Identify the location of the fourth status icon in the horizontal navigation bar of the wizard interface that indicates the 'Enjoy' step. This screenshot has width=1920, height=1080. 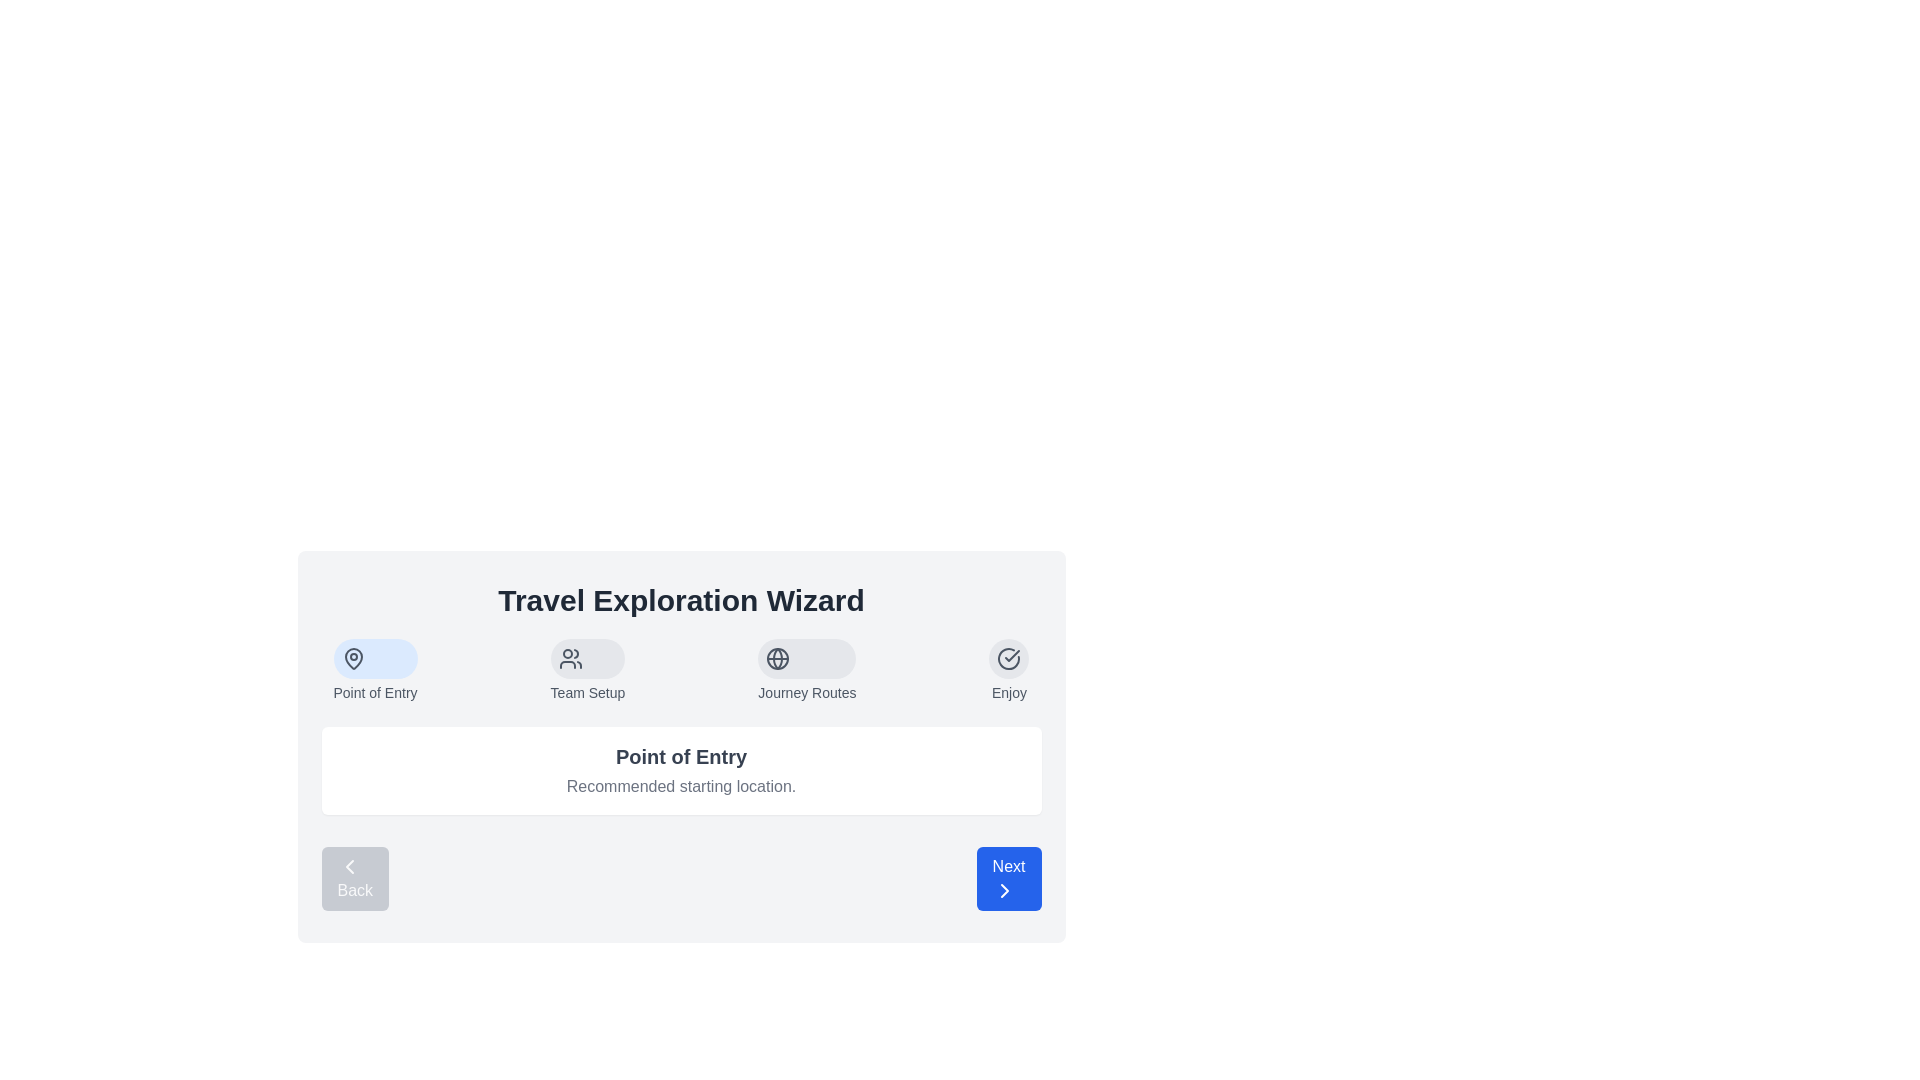
(1009, 659).